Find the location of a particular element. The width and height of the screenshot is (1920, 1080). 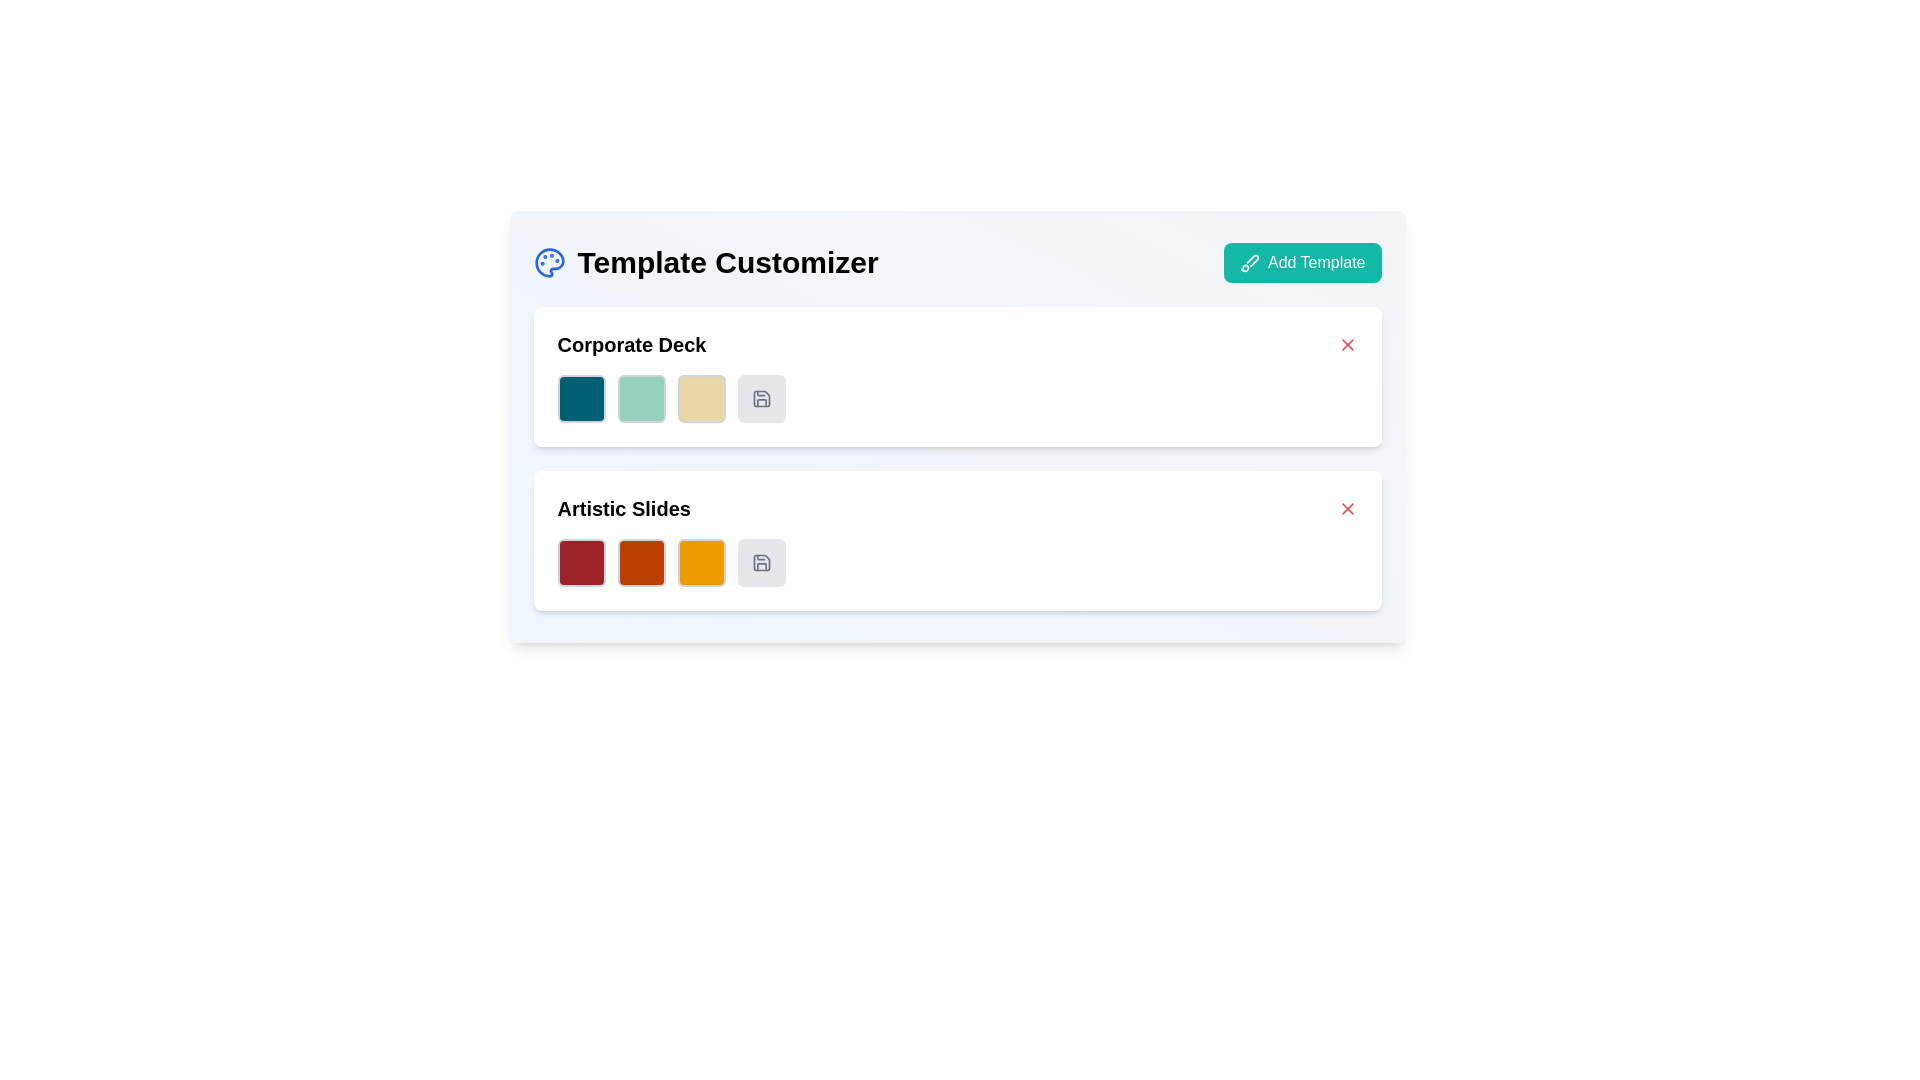

the 'palette' icon representing the 'template customization' feature, which is located to the left of the 'Template Customizer' label is located at coordinates (549, 261).